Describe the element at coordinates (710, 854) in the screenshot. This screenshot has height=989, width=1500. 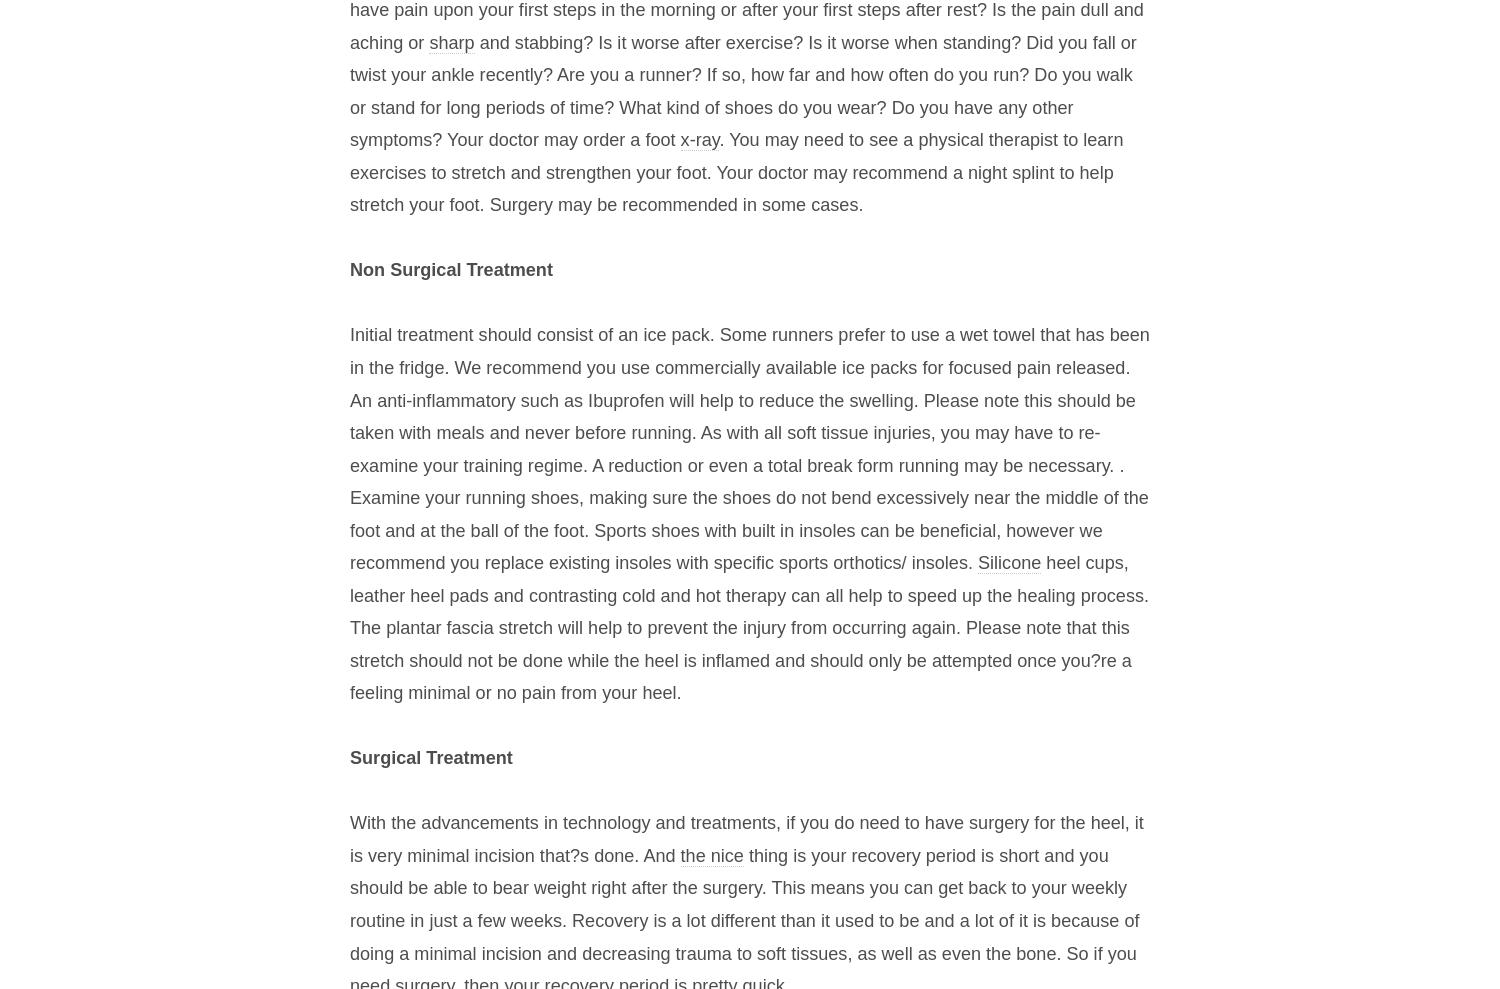
I see `'the nice'` at that location.